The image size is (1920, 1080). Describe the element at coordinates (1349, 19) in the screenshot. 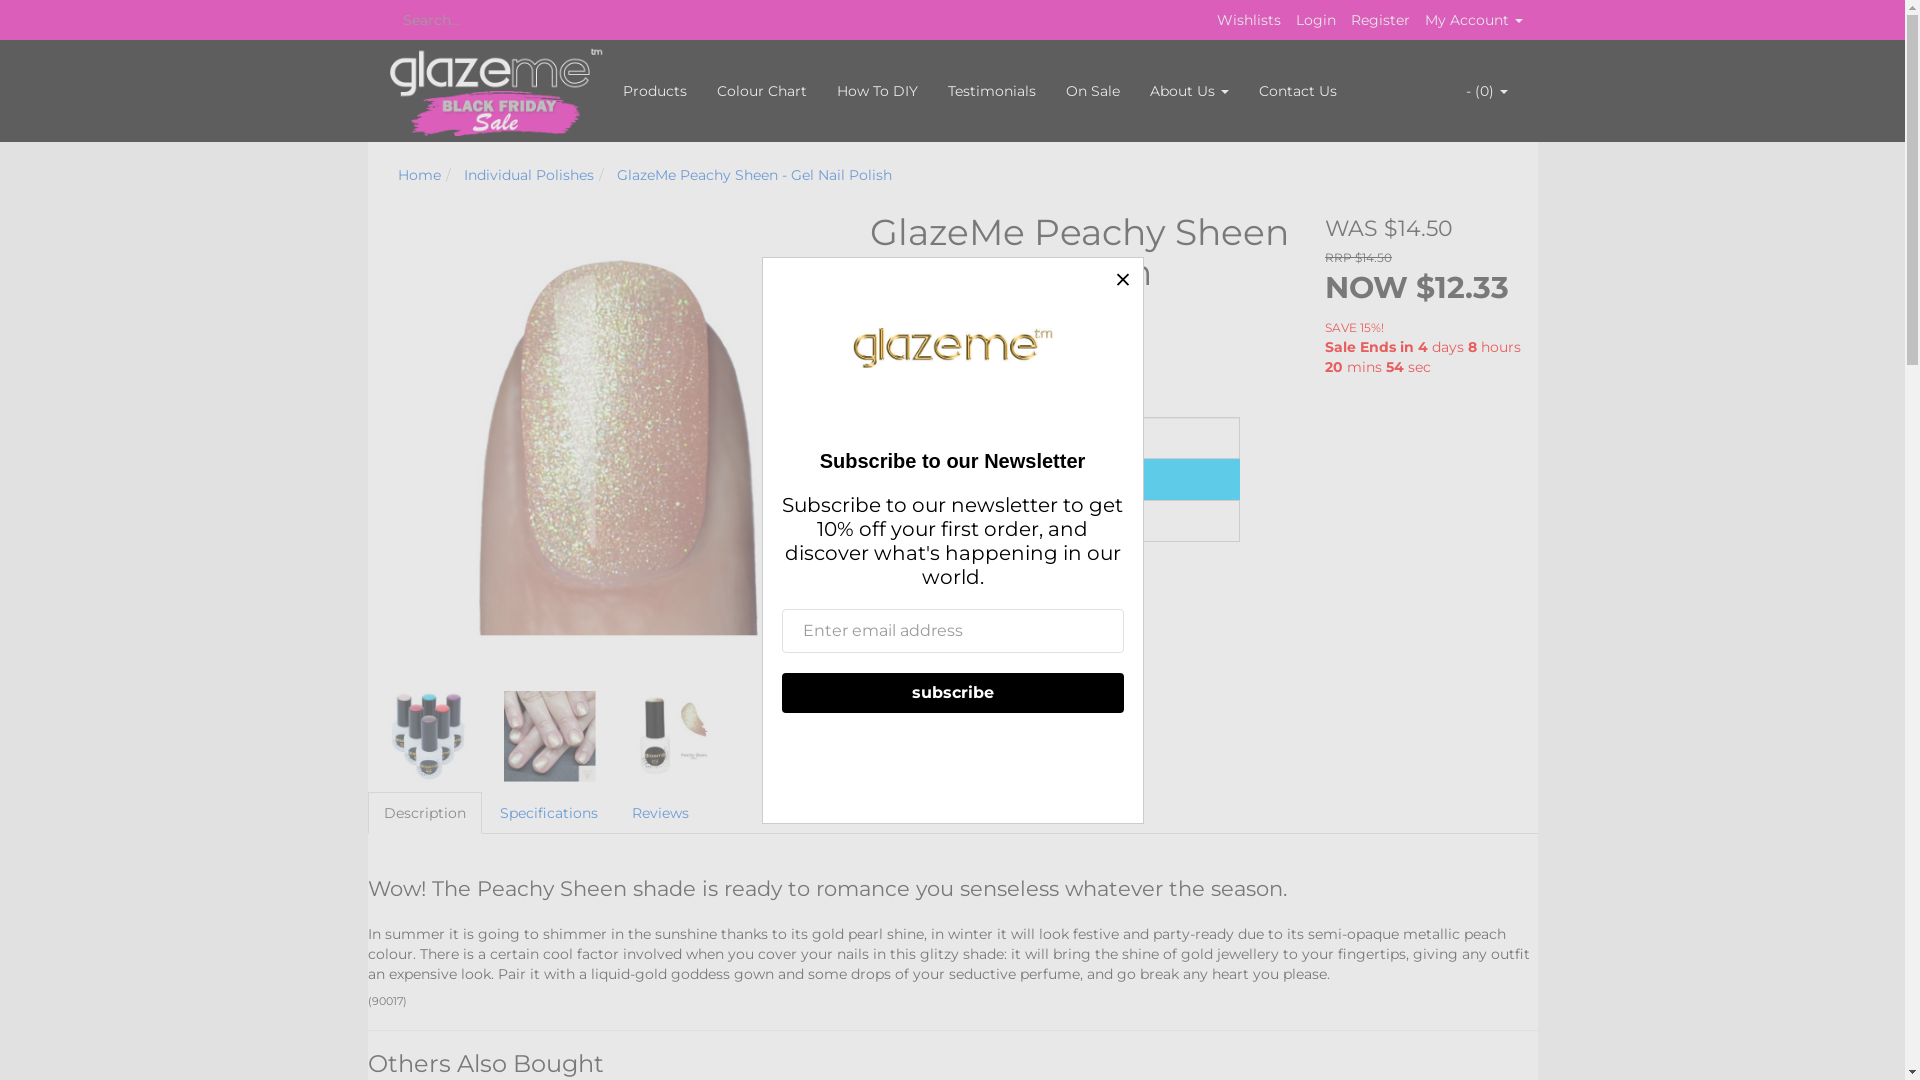

I see `'Register'` at that location.